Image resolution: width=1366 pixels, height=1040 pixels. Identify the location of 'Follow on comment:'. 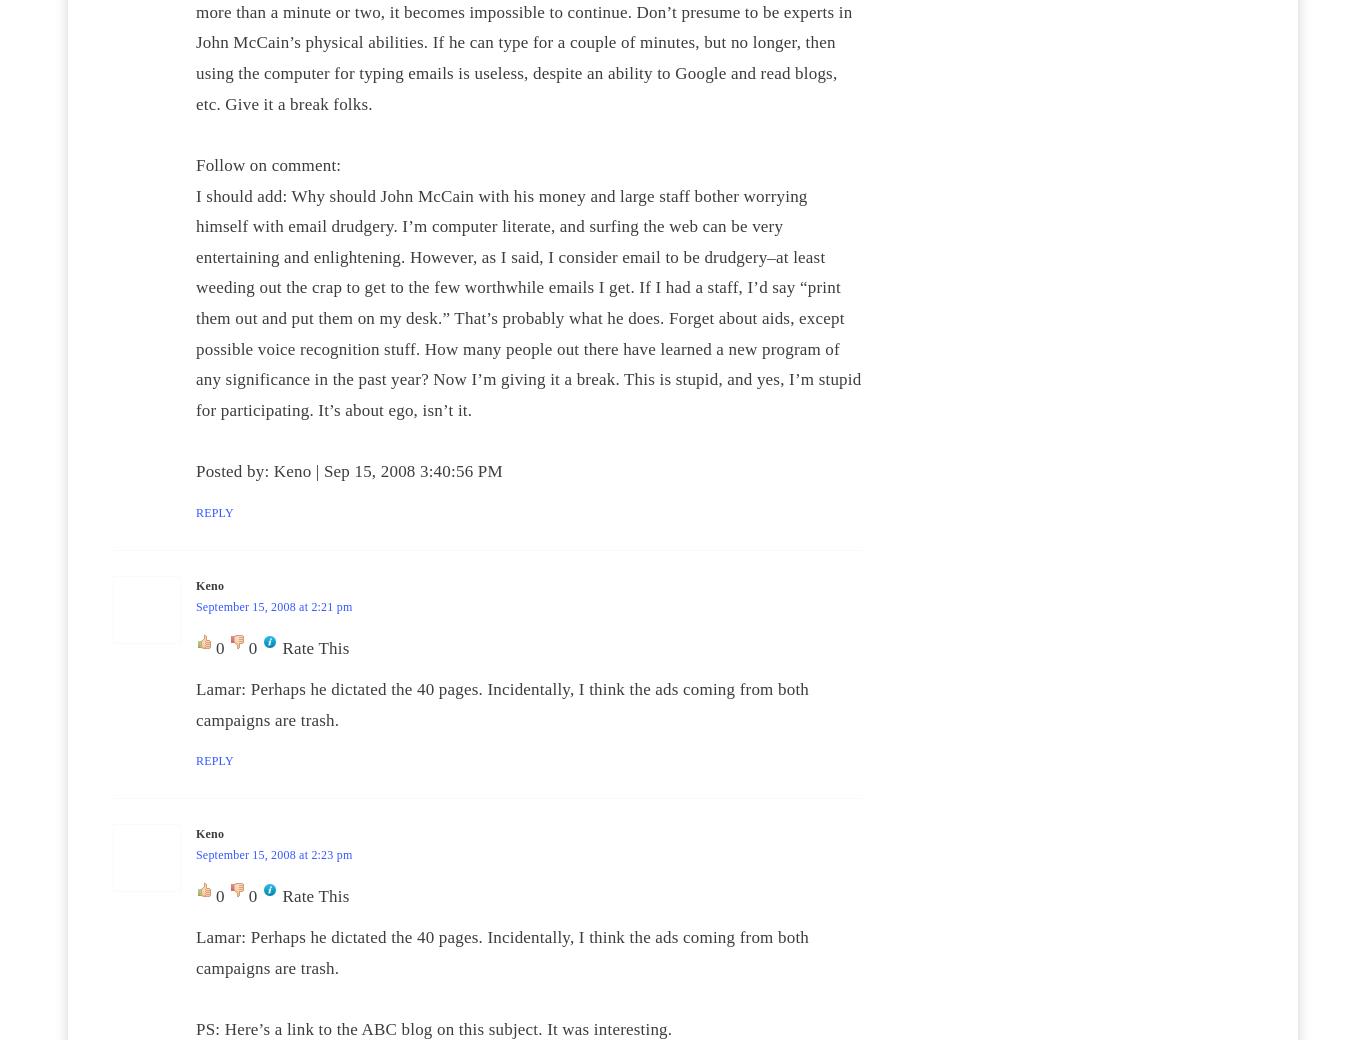
(195, 165).